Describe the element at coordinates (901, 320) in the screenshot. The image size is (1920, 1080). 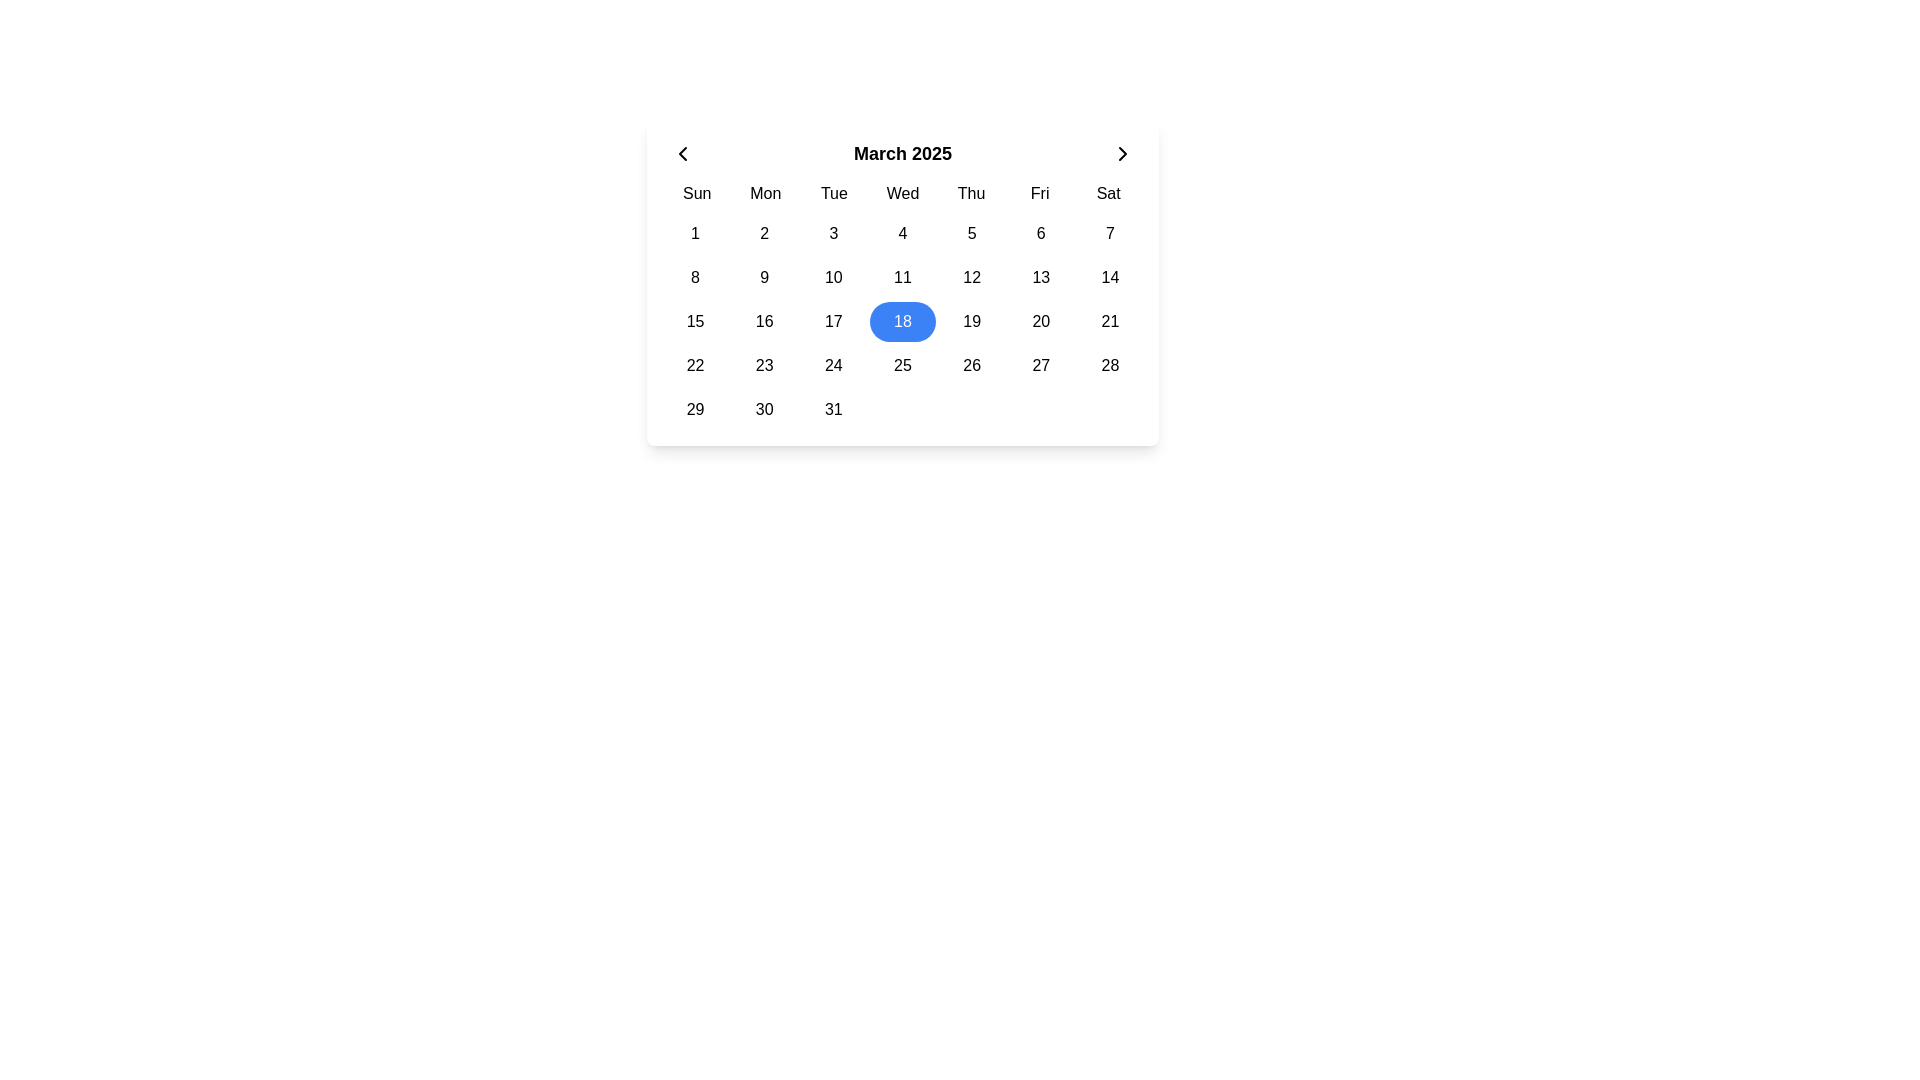
I see `the circular button labeled '18' with a blue background` at that location.